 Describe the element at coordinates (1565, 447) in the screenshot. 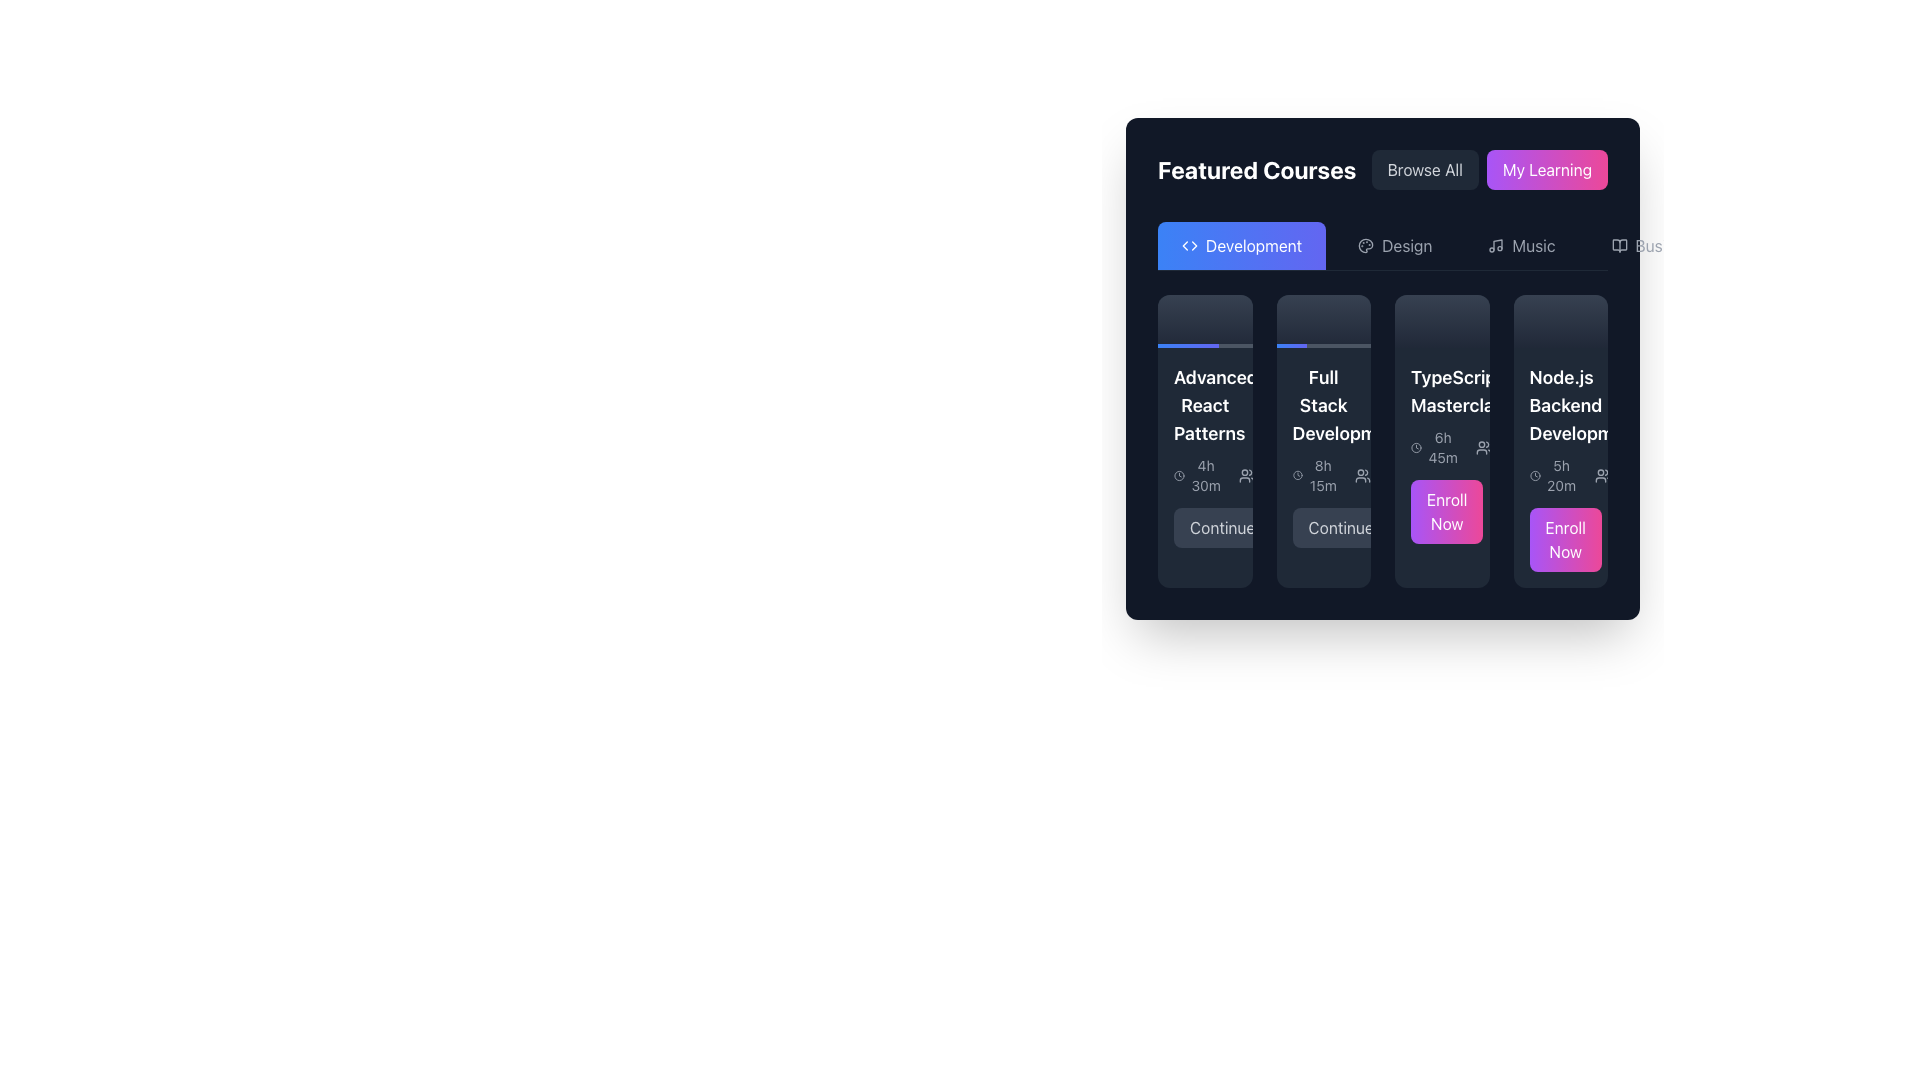

I see `the user rating or score text and icon combination located at the bottom-right corner of the fifth course card in the 'Featured Courses' section` at that location.